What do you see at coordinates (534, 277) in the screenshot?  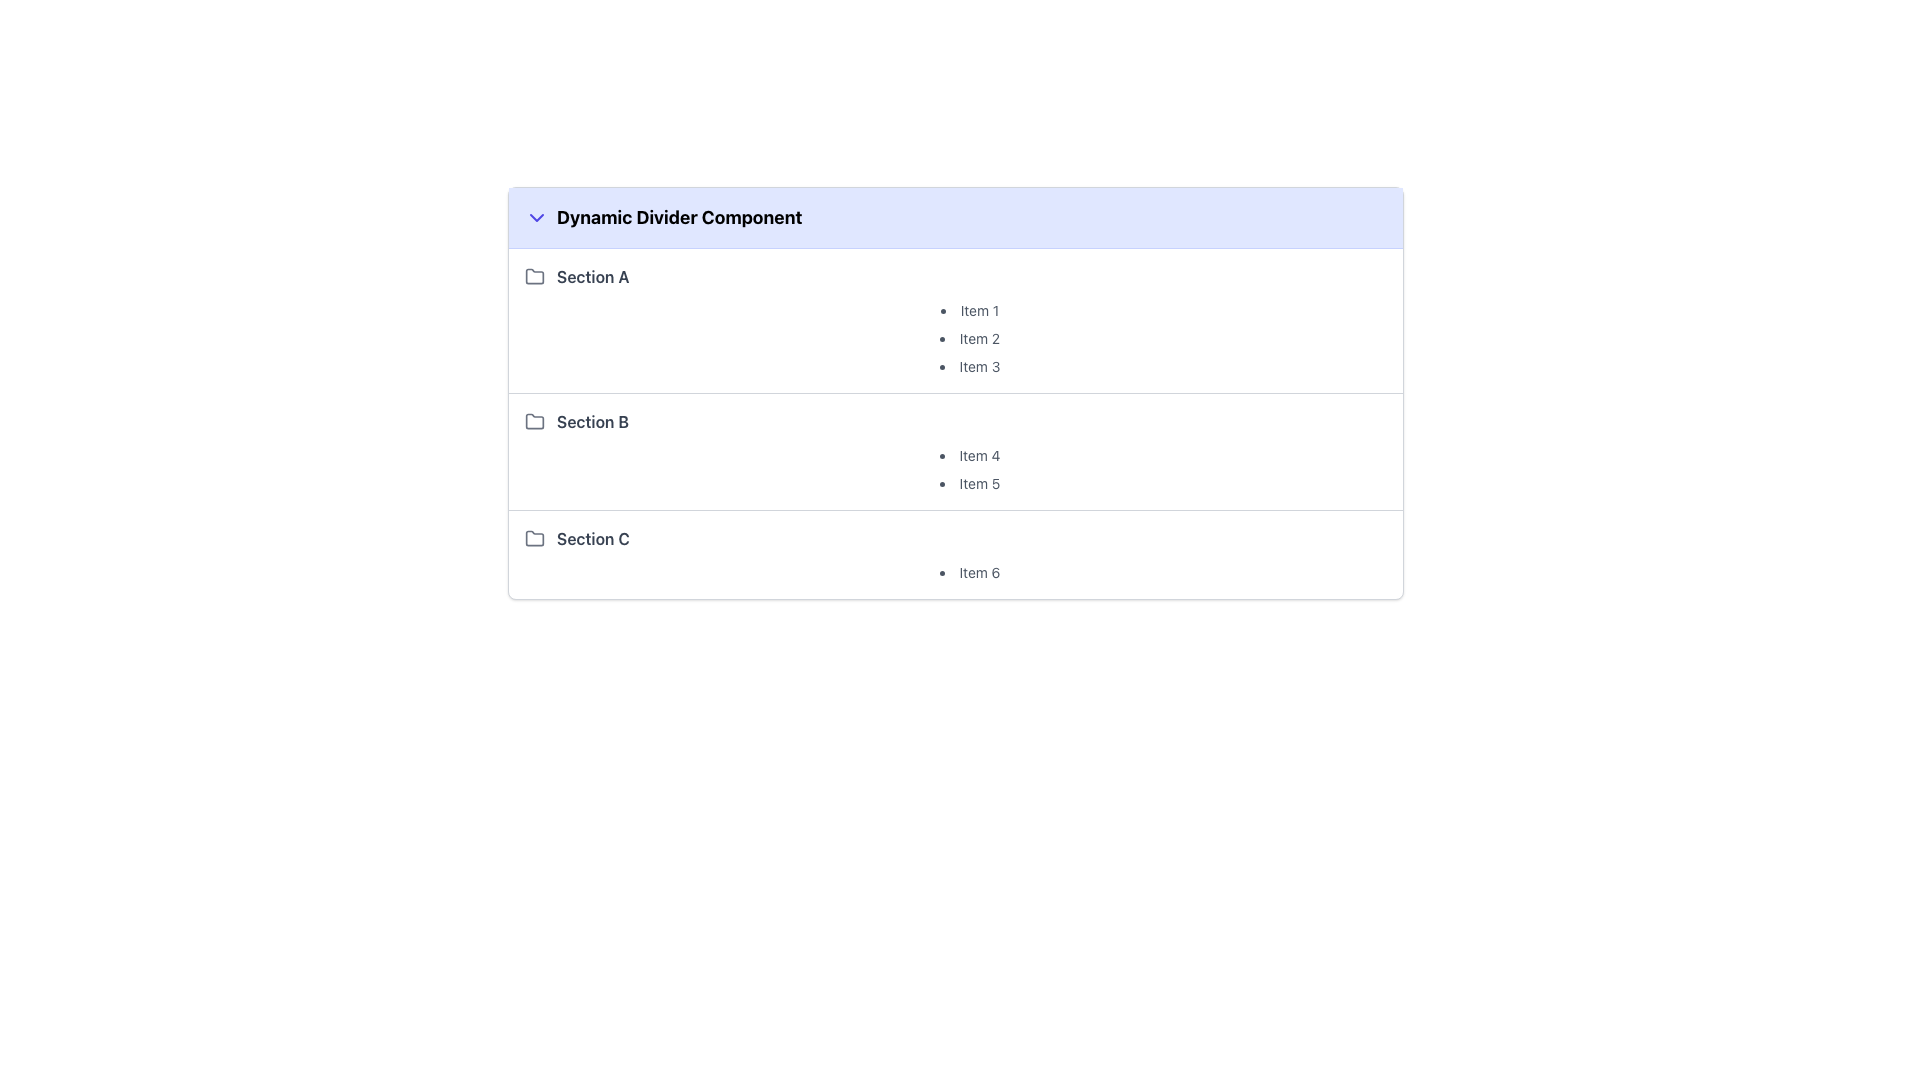 I see `the folder icon located to the left of the text 'Section A', which is depicted with a gray hue and an outlined design` at bounding box center [534, 277].